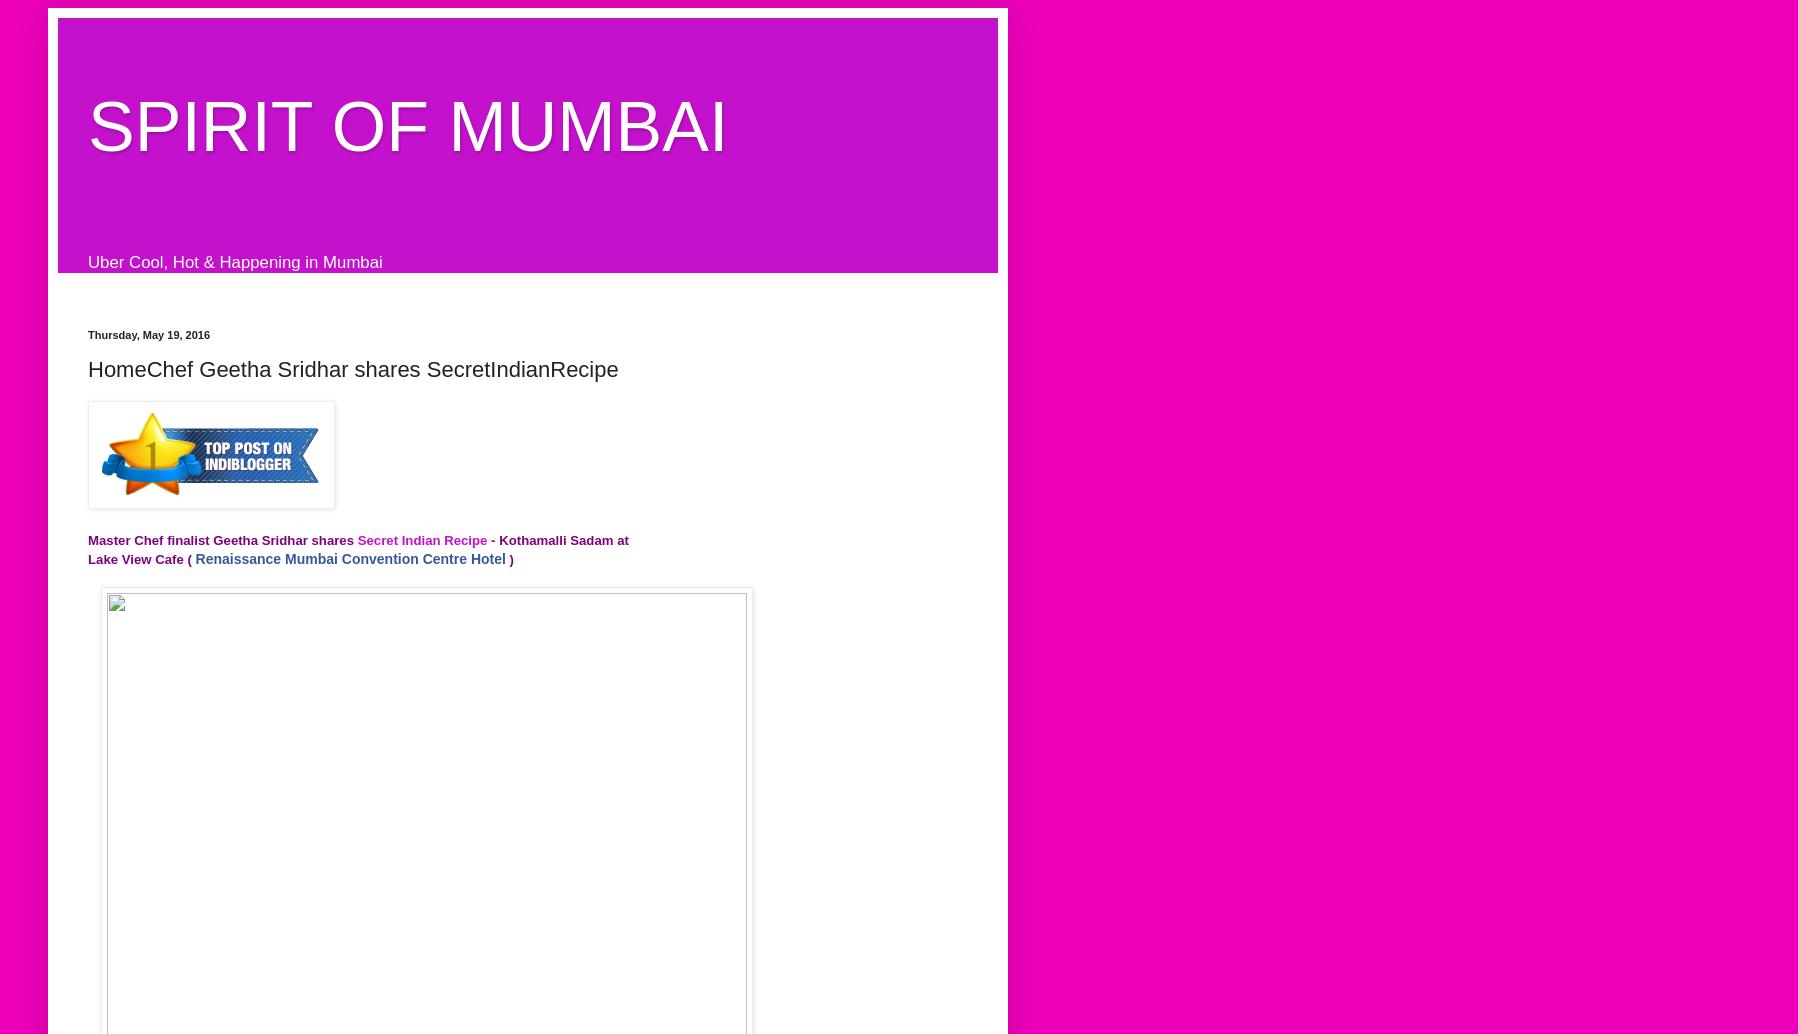 The image size is (1798, 1034). I want to click on 'Uber Cool, Hot & Happening in Mumbai', so click(234, 260).